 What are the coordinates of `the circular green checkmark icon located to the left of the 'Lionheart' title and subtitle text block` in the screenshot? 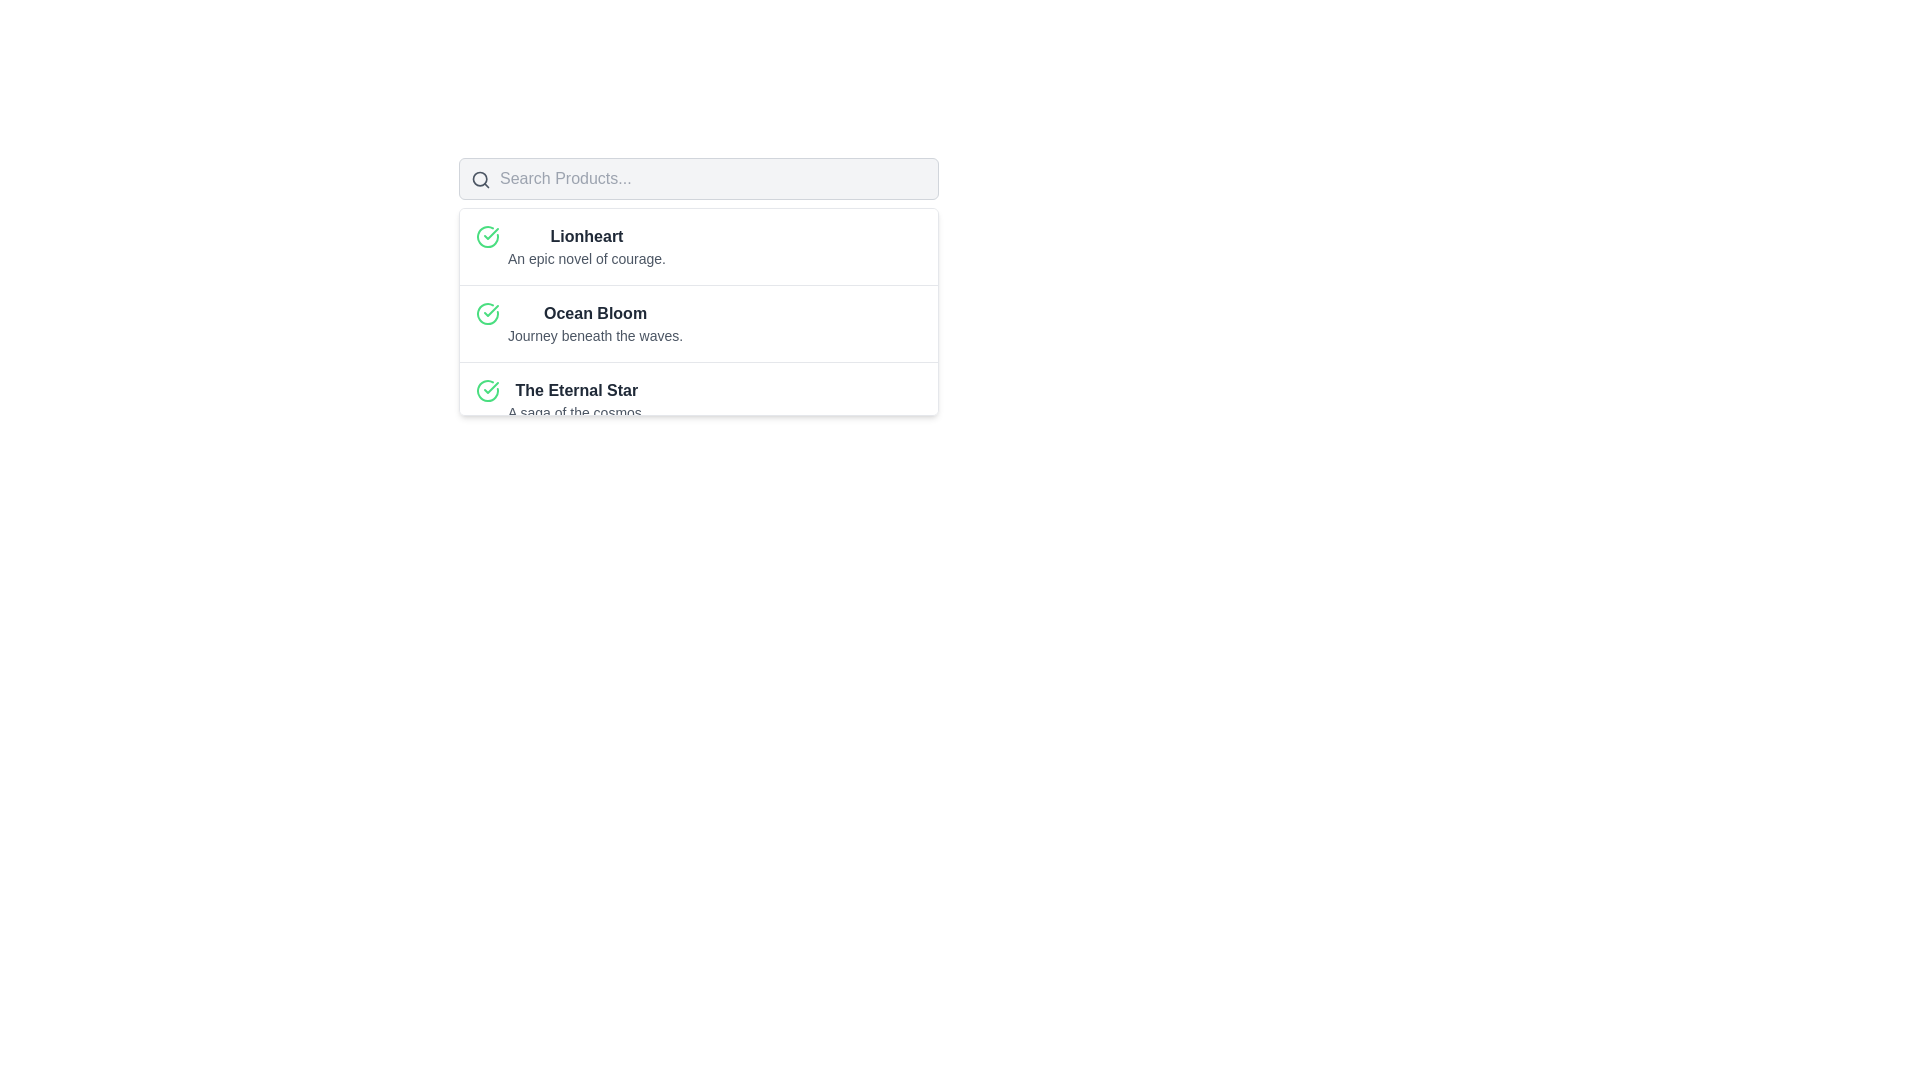 It's located at (488, 235).